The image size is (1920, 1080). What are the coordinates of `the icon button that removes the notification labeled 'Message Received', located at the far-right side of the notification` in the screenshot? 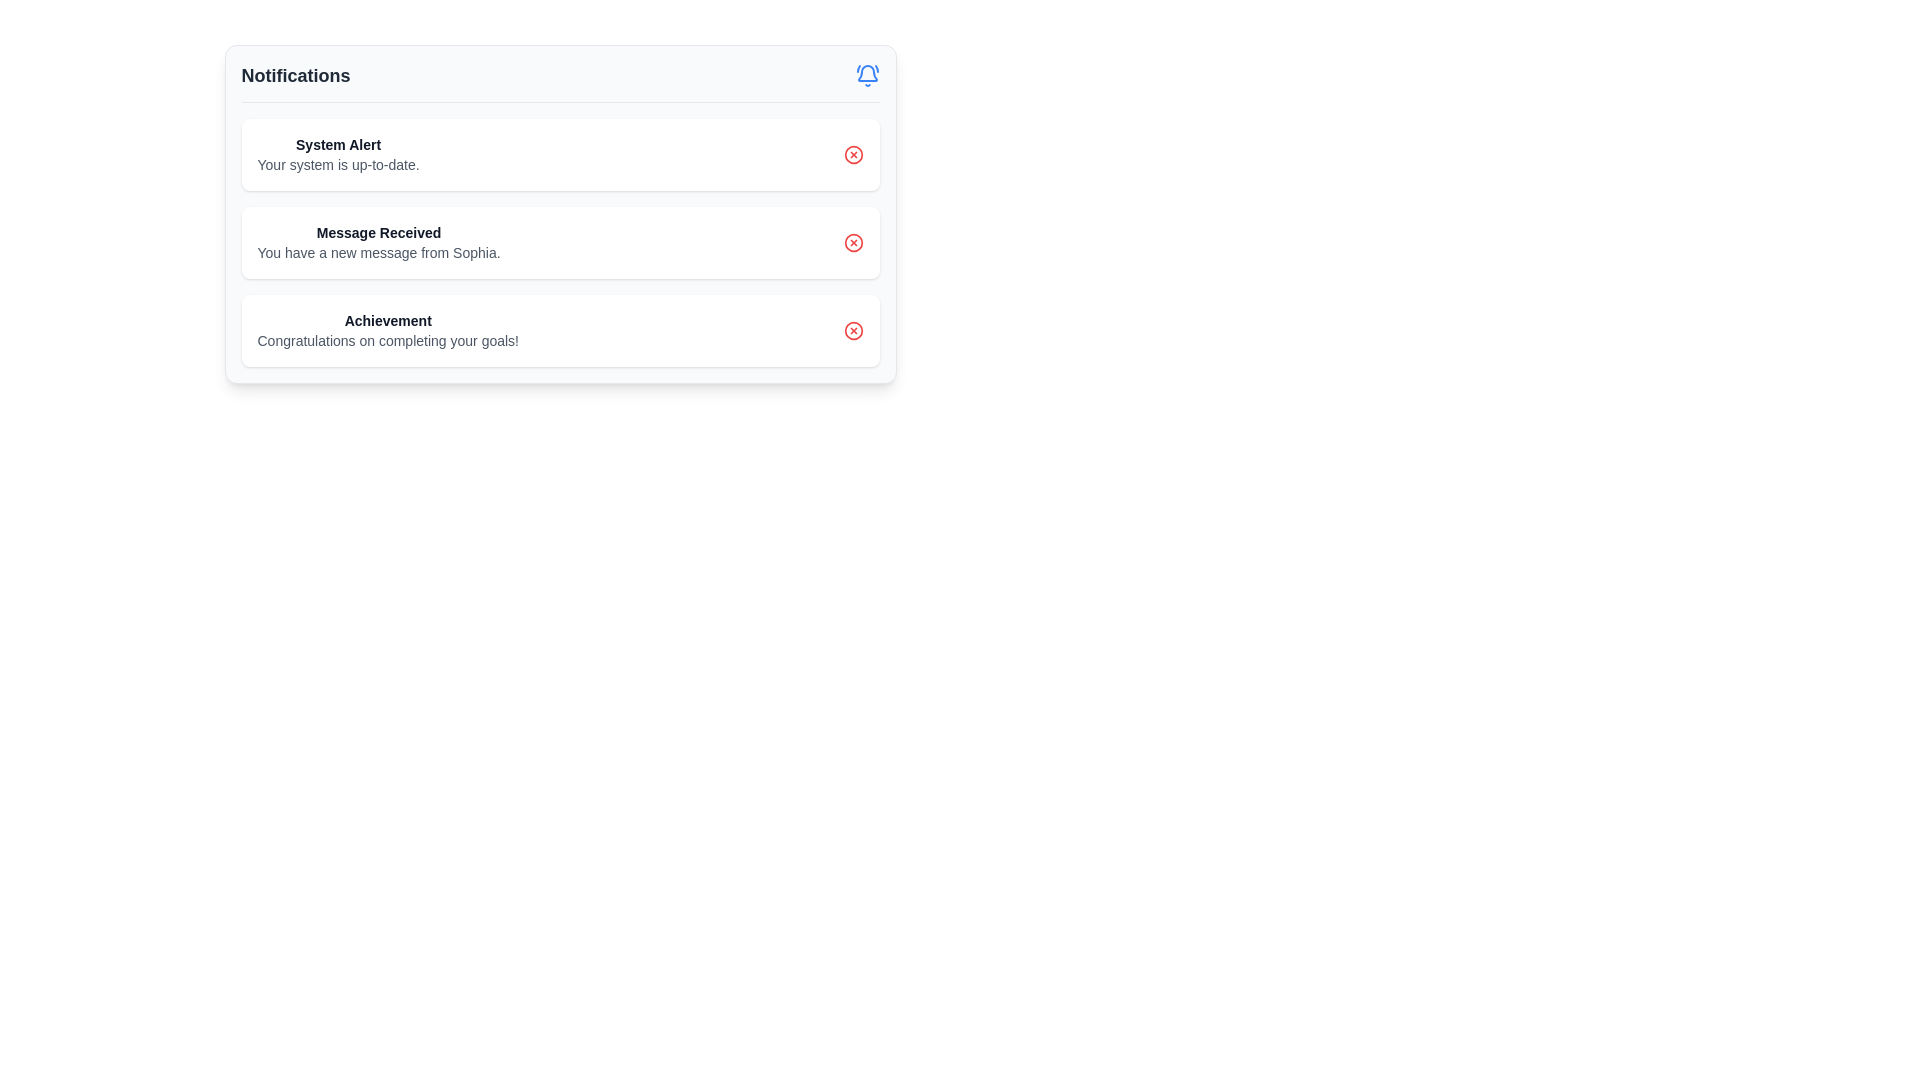 It's located at (853, 242).